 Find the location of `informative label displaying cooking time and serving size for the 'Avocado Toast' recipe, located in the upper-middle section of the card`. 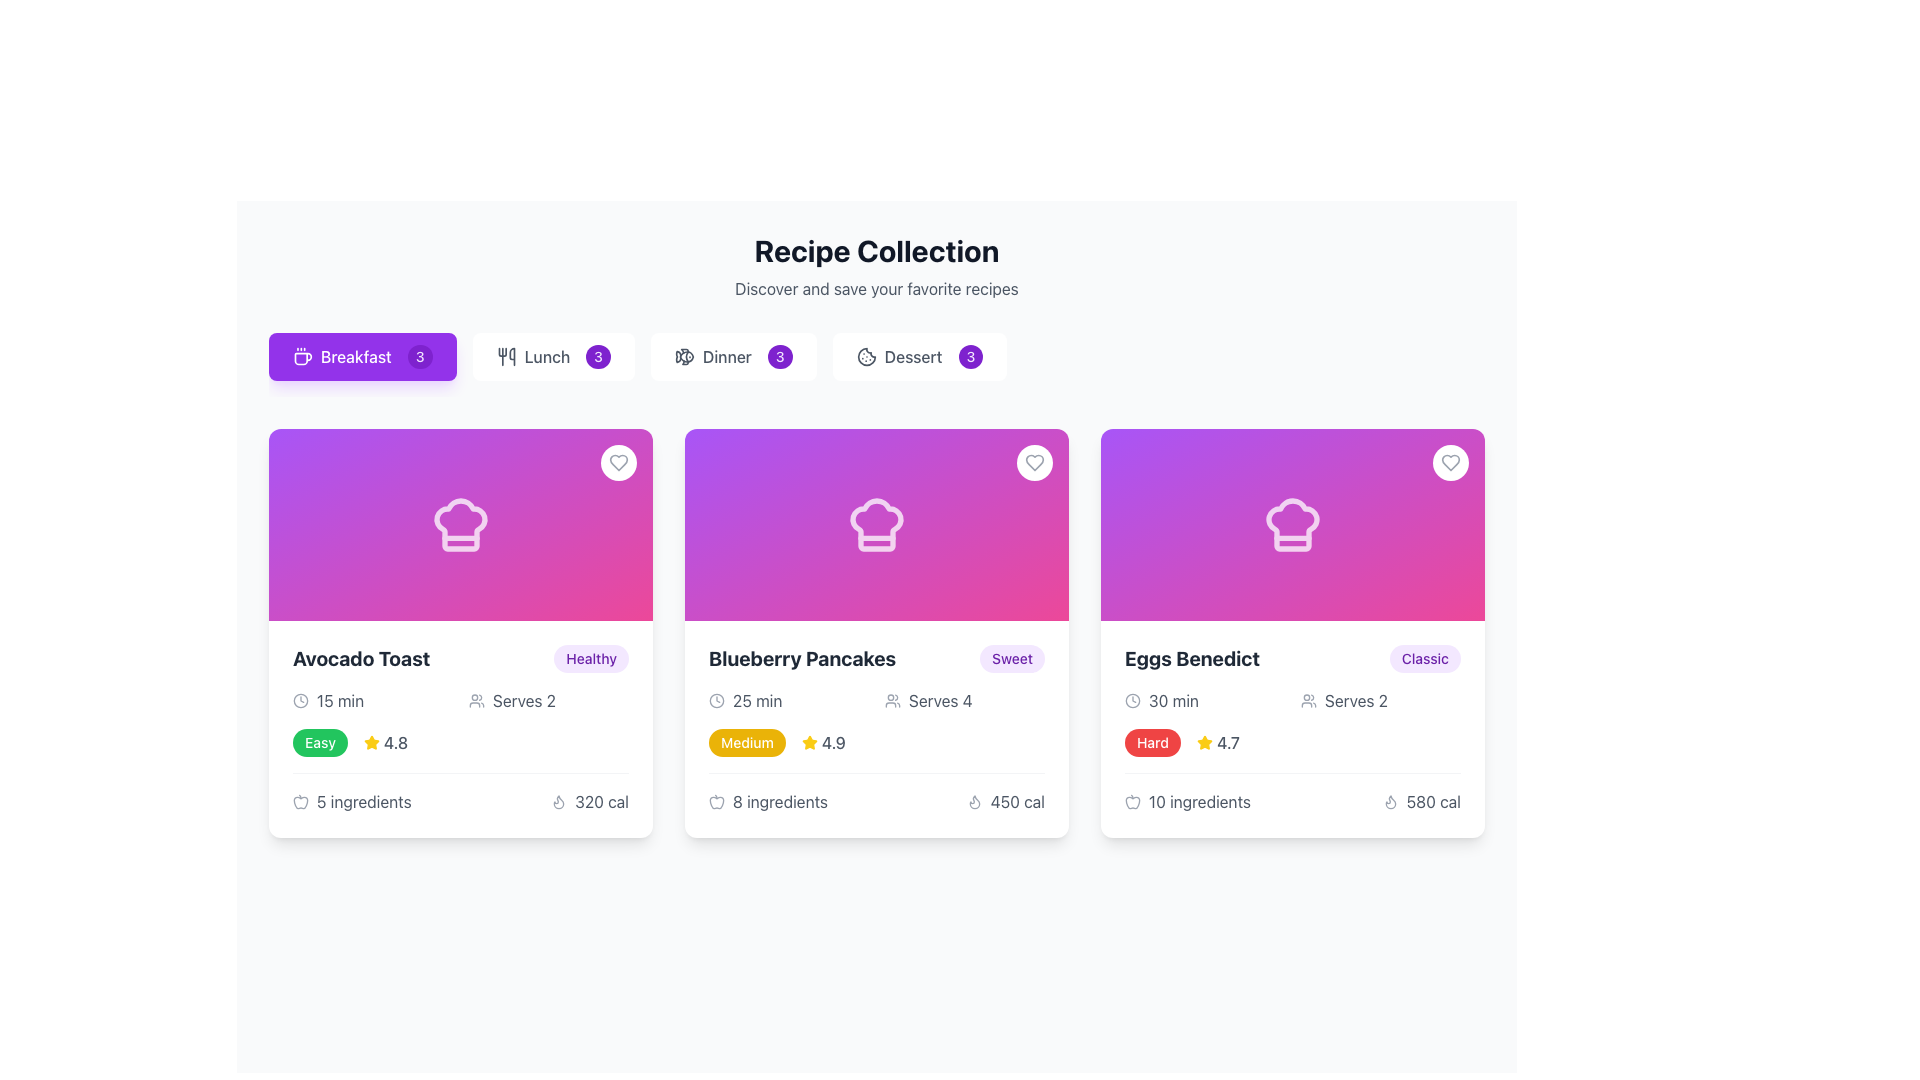

informative label displaying cooking time and serving size for the 'Avocado Toast' recipe, located in the upper-middle section of the card is located at coordinates (459, 700).